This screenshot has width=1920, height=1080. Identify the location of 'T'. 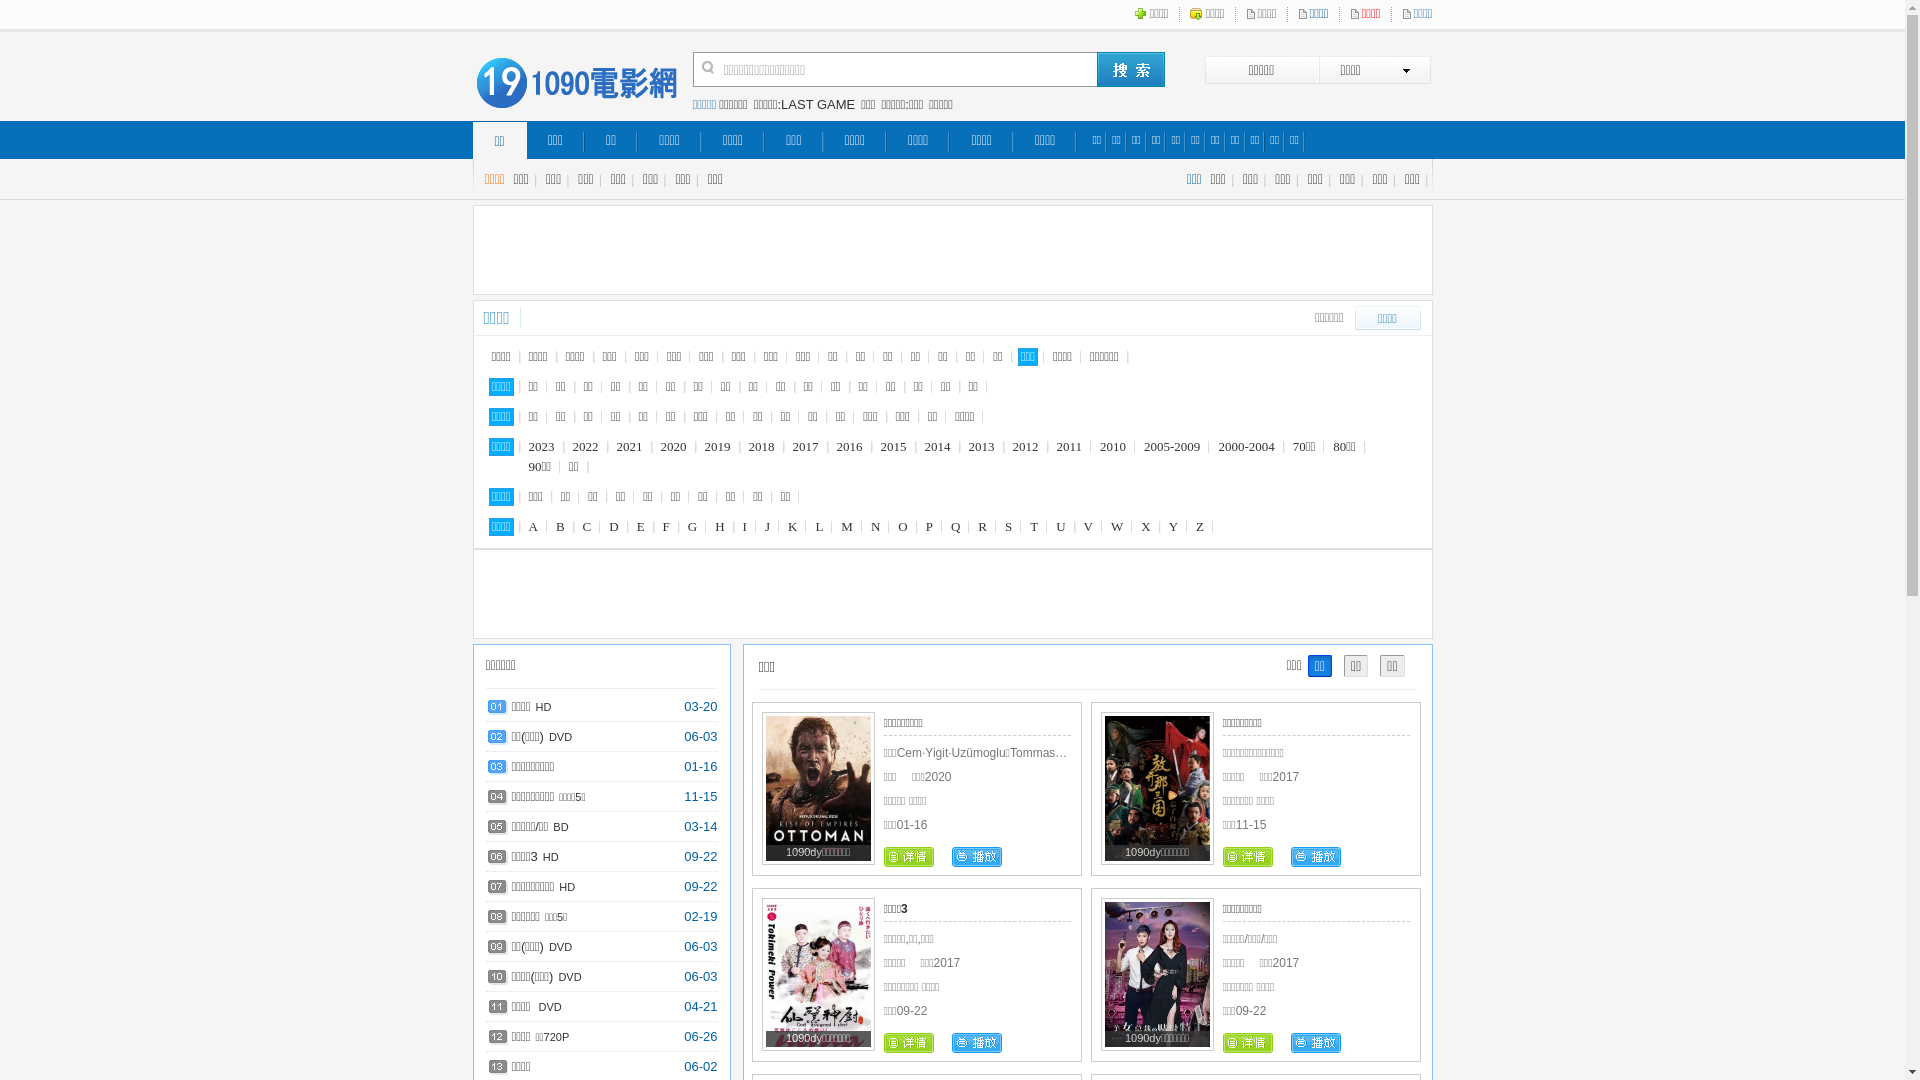
(1033, 526).